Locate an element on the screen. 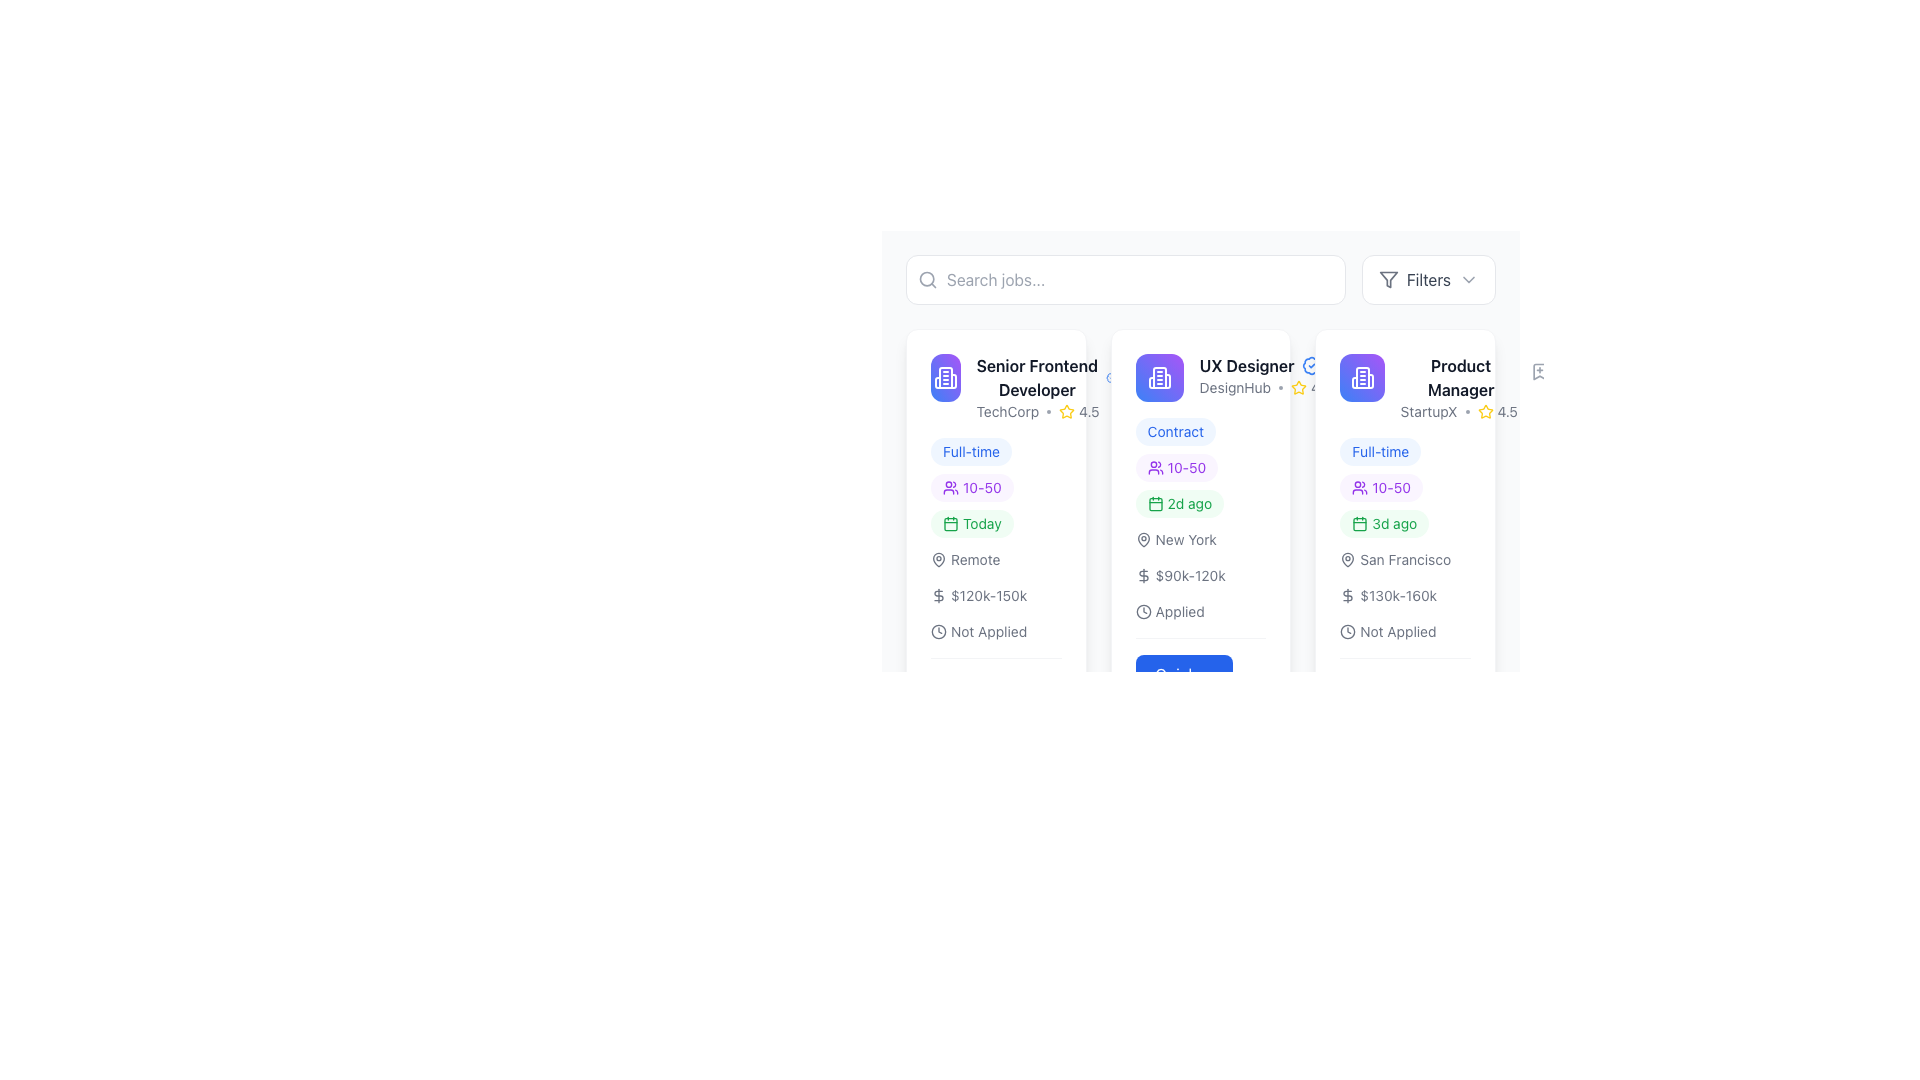 The image size is (1920, 1080). the job offer card header for 'Product Manager' at StartupX is located at coordinates (1429, 388).